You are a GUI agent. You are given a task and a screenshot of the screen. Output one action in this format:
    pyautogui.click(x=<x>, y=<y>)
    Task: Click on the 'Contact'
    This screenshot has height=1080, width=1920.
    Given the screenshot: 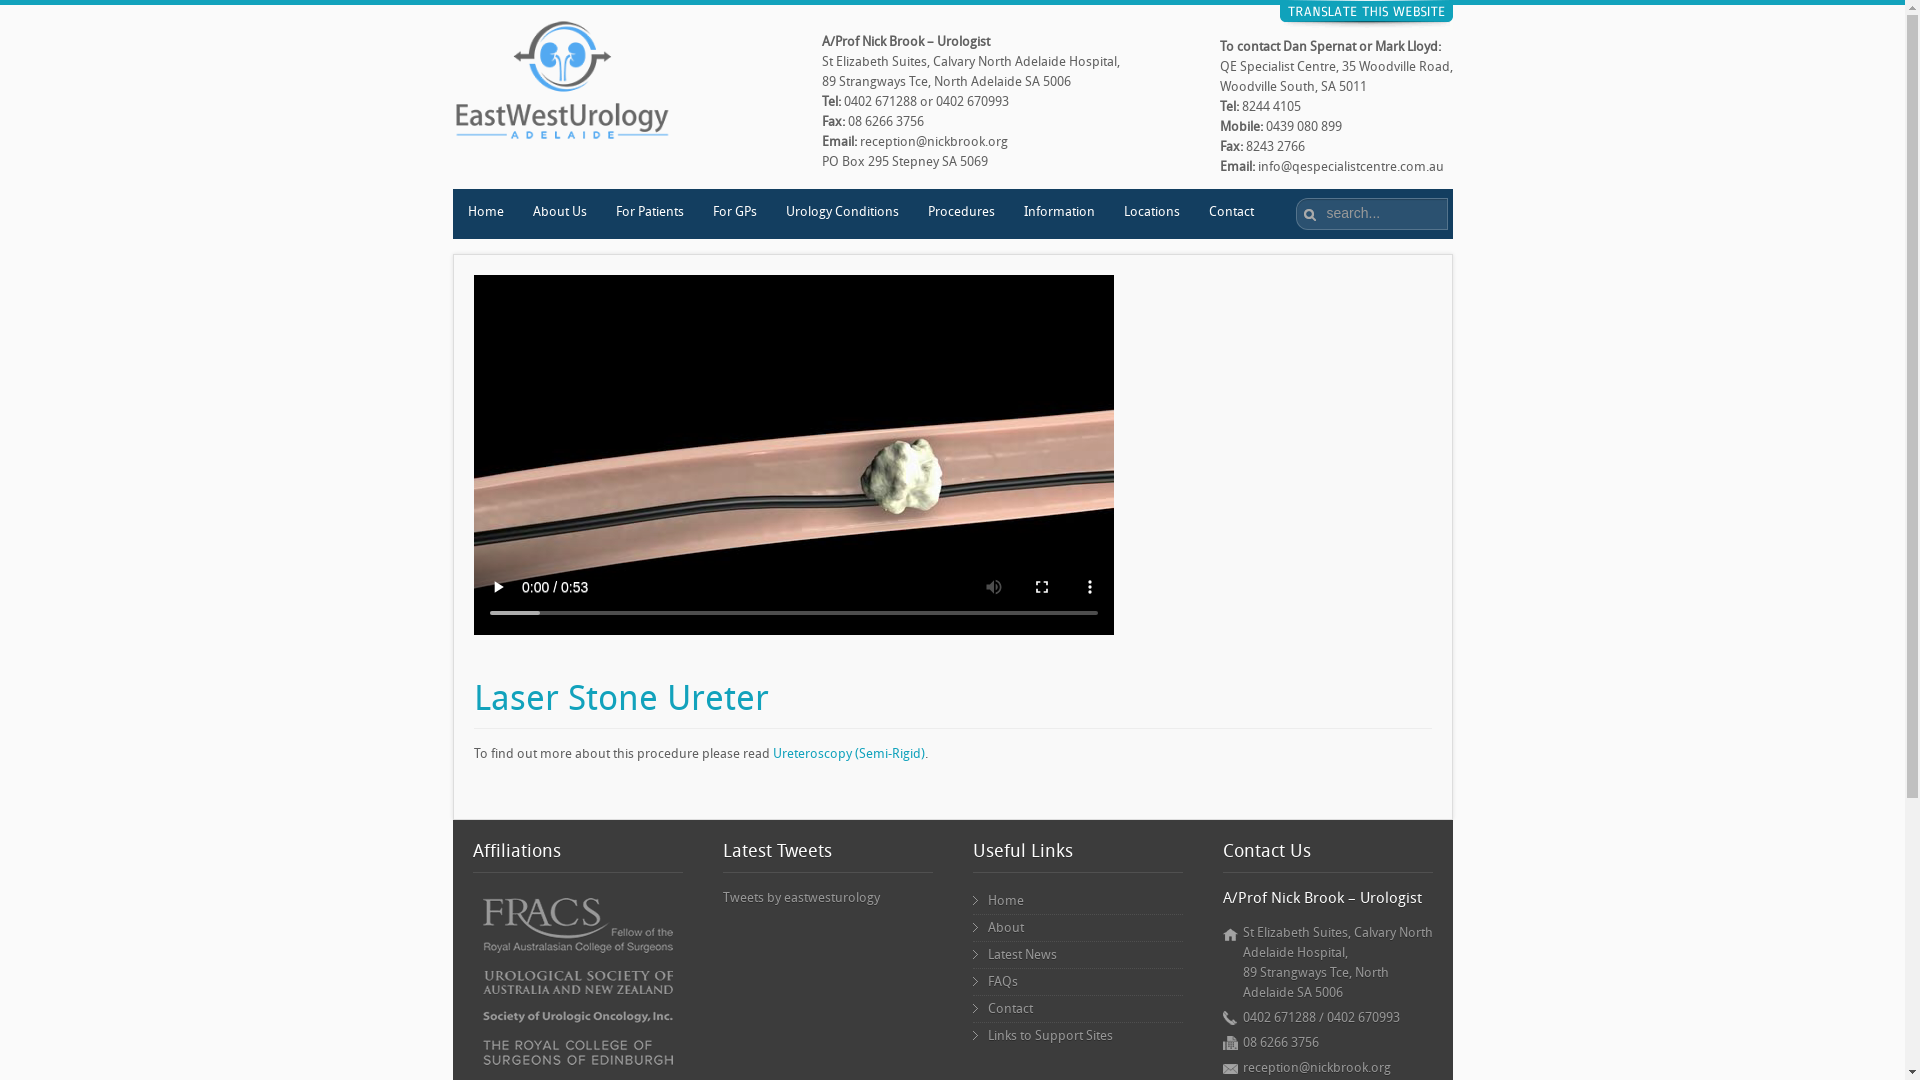 What is the action you would take?
    pyautogui.click(x=971, y=1009)
    